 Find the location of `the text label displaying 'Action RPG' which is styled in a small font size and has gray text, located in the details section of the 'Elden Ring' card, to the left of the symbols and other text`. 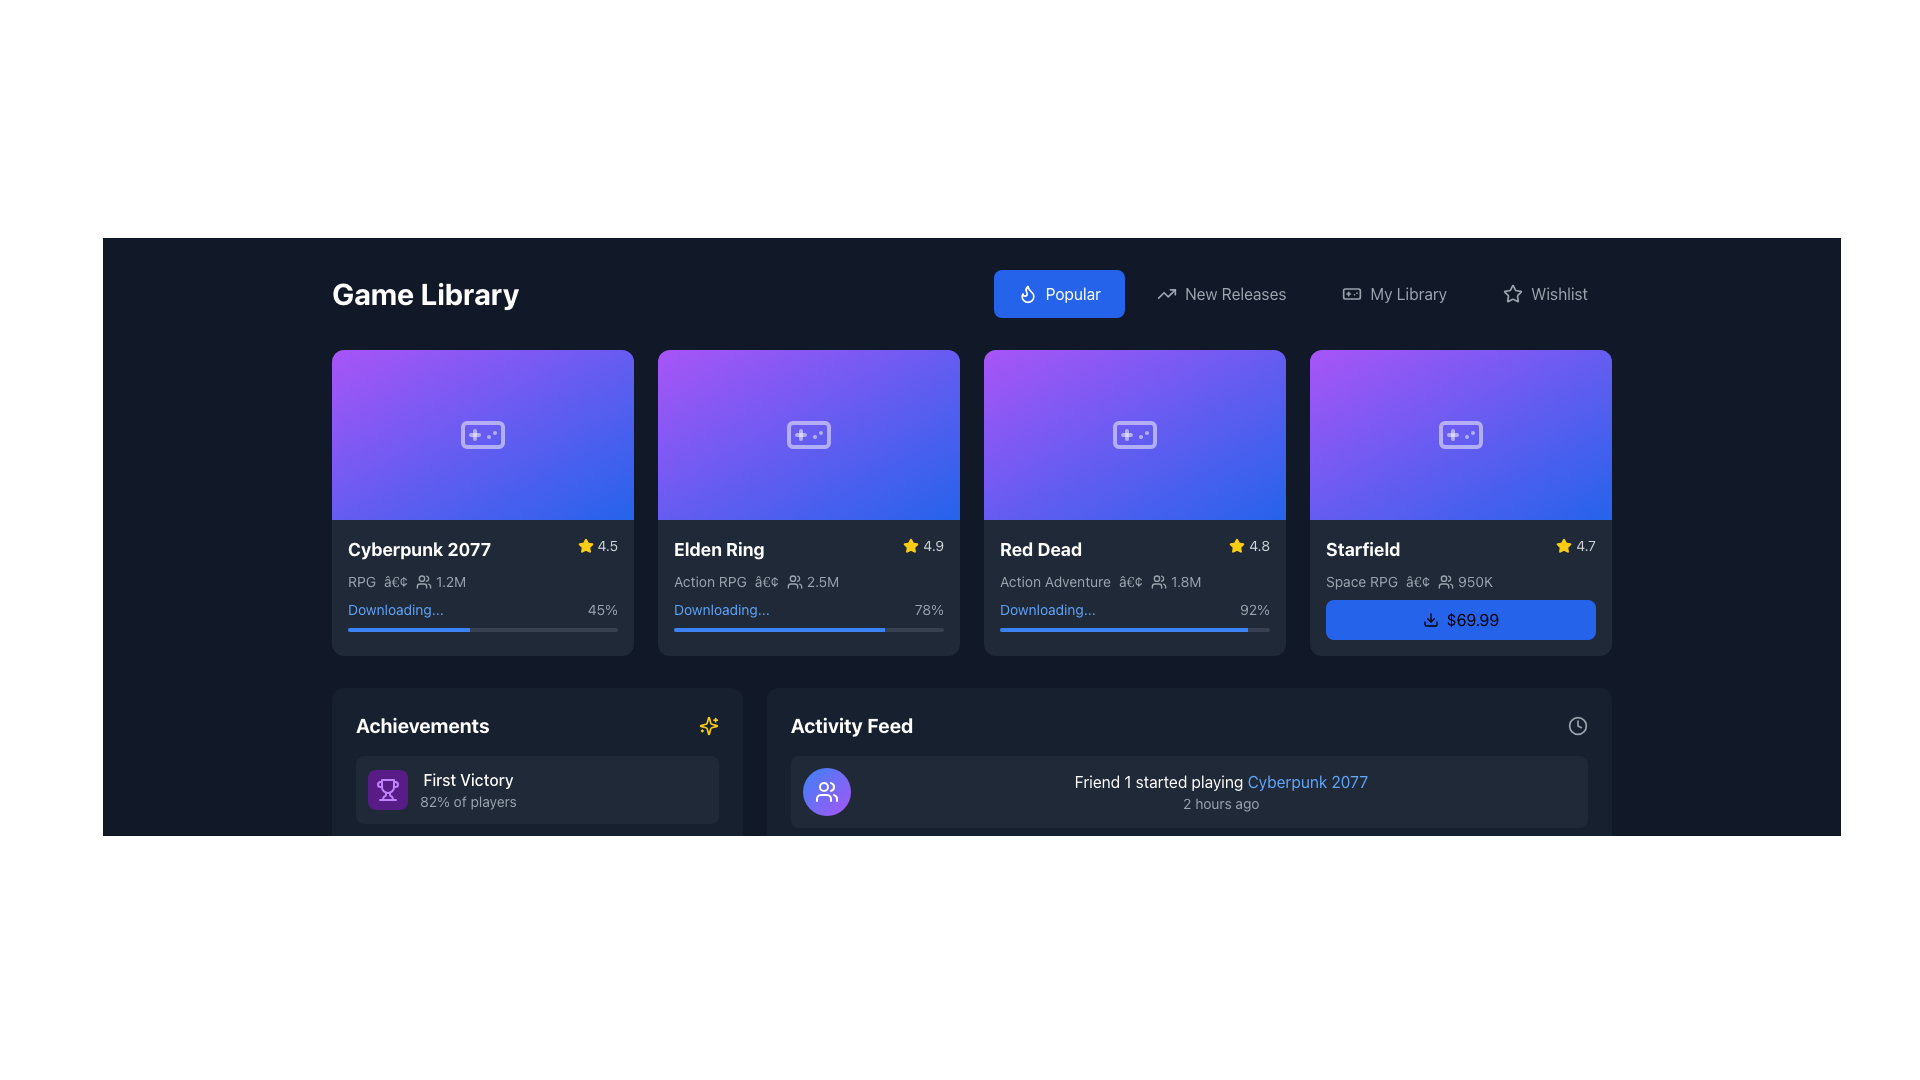

the text label displaying 'Action RPG' which is styled in a small font size and has gray text, located in the details section of the 'Elden Ring' card, to the left of the symbols and other text is located at coordinates (710, 581).